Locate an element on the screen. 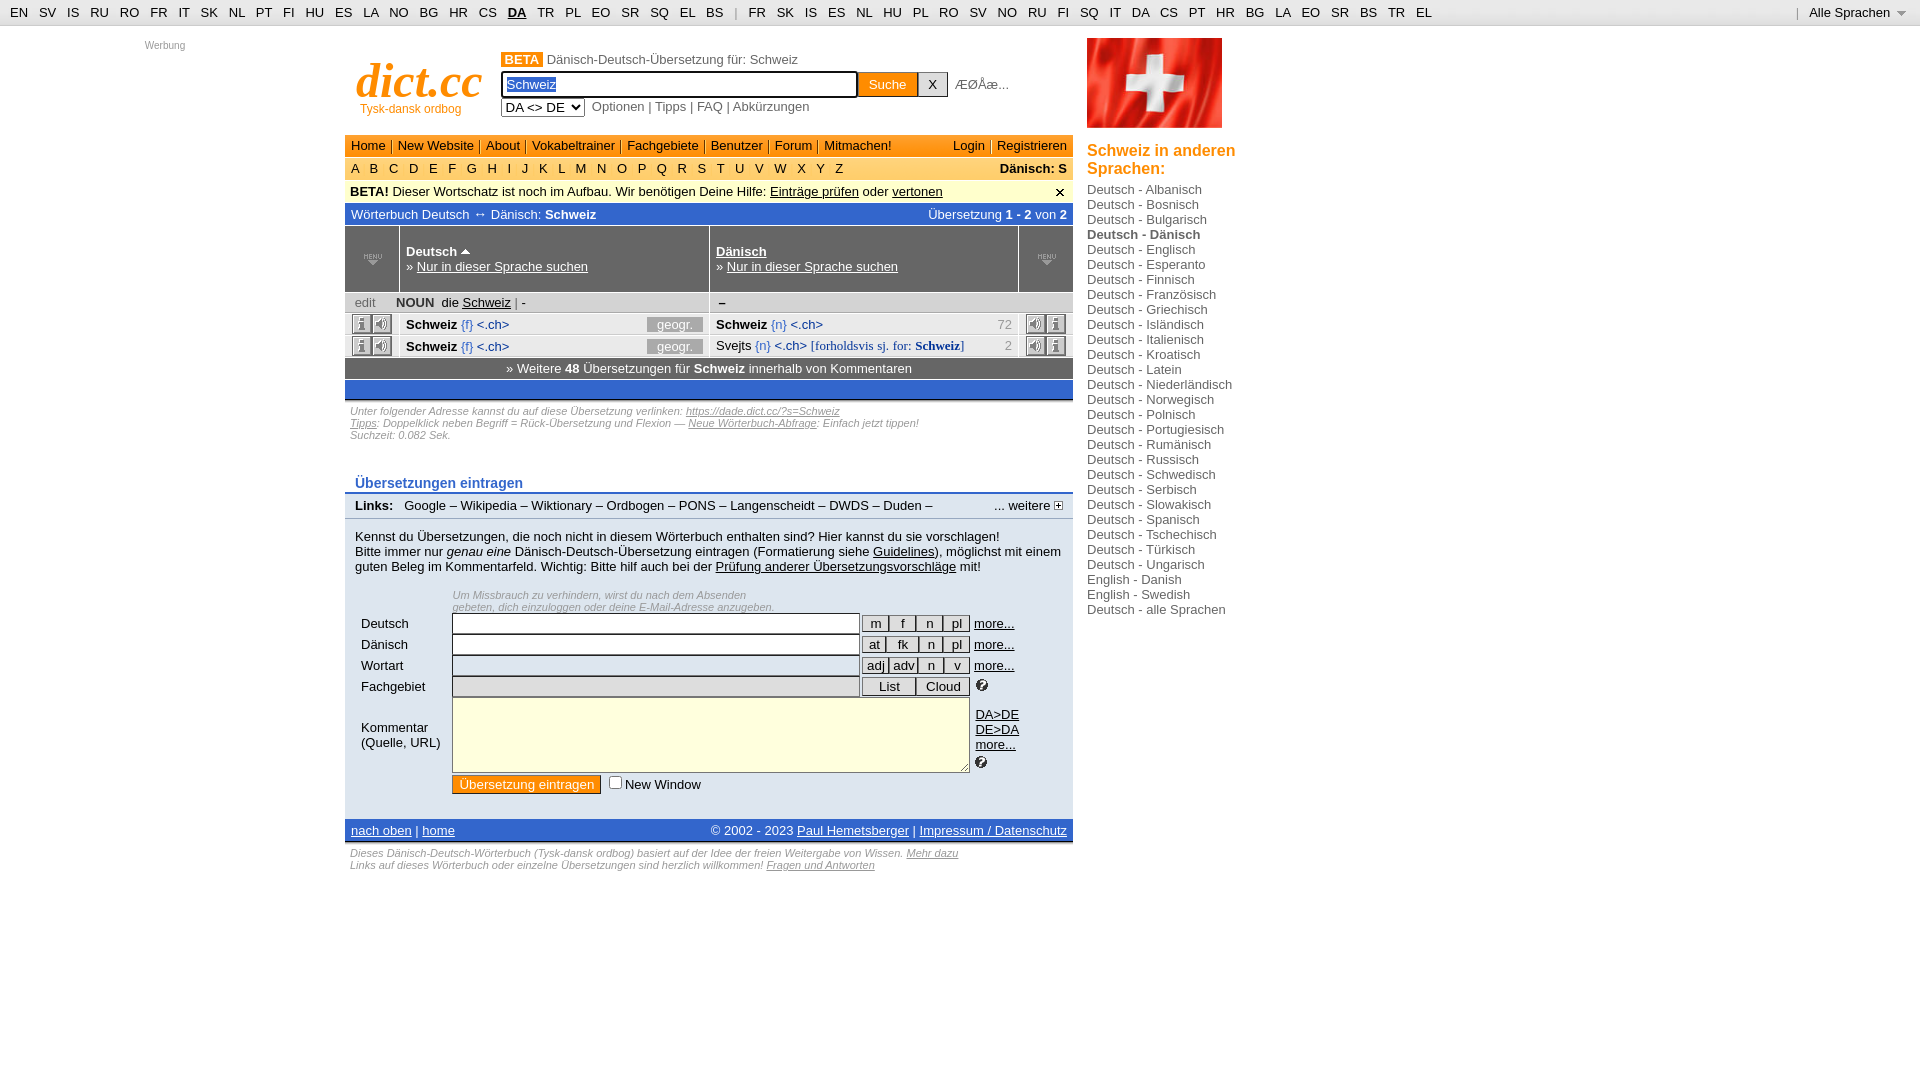  'Home' is located at coordinates (350, 144).